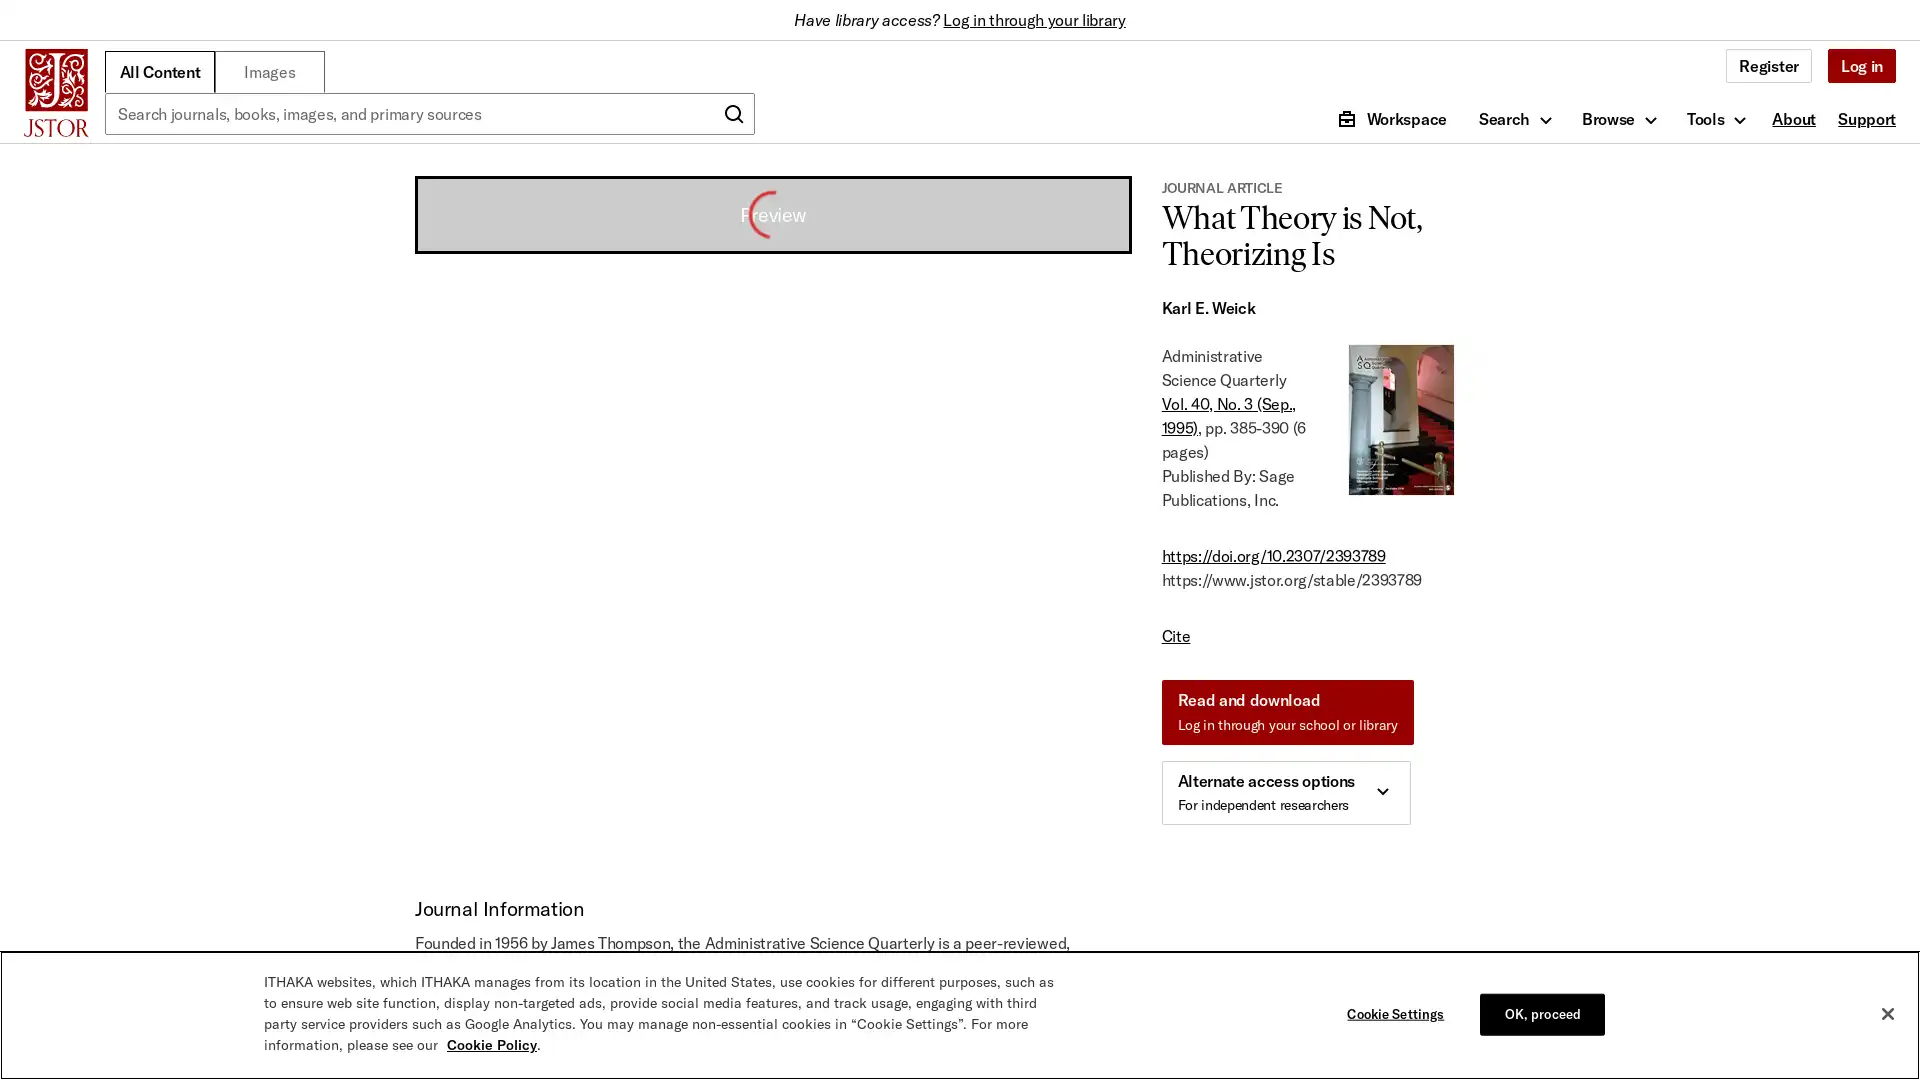 The height and width of the screenshot is (1080, 1920). I want to click on Alternate access options For independent researchers, so click(1285, 792).